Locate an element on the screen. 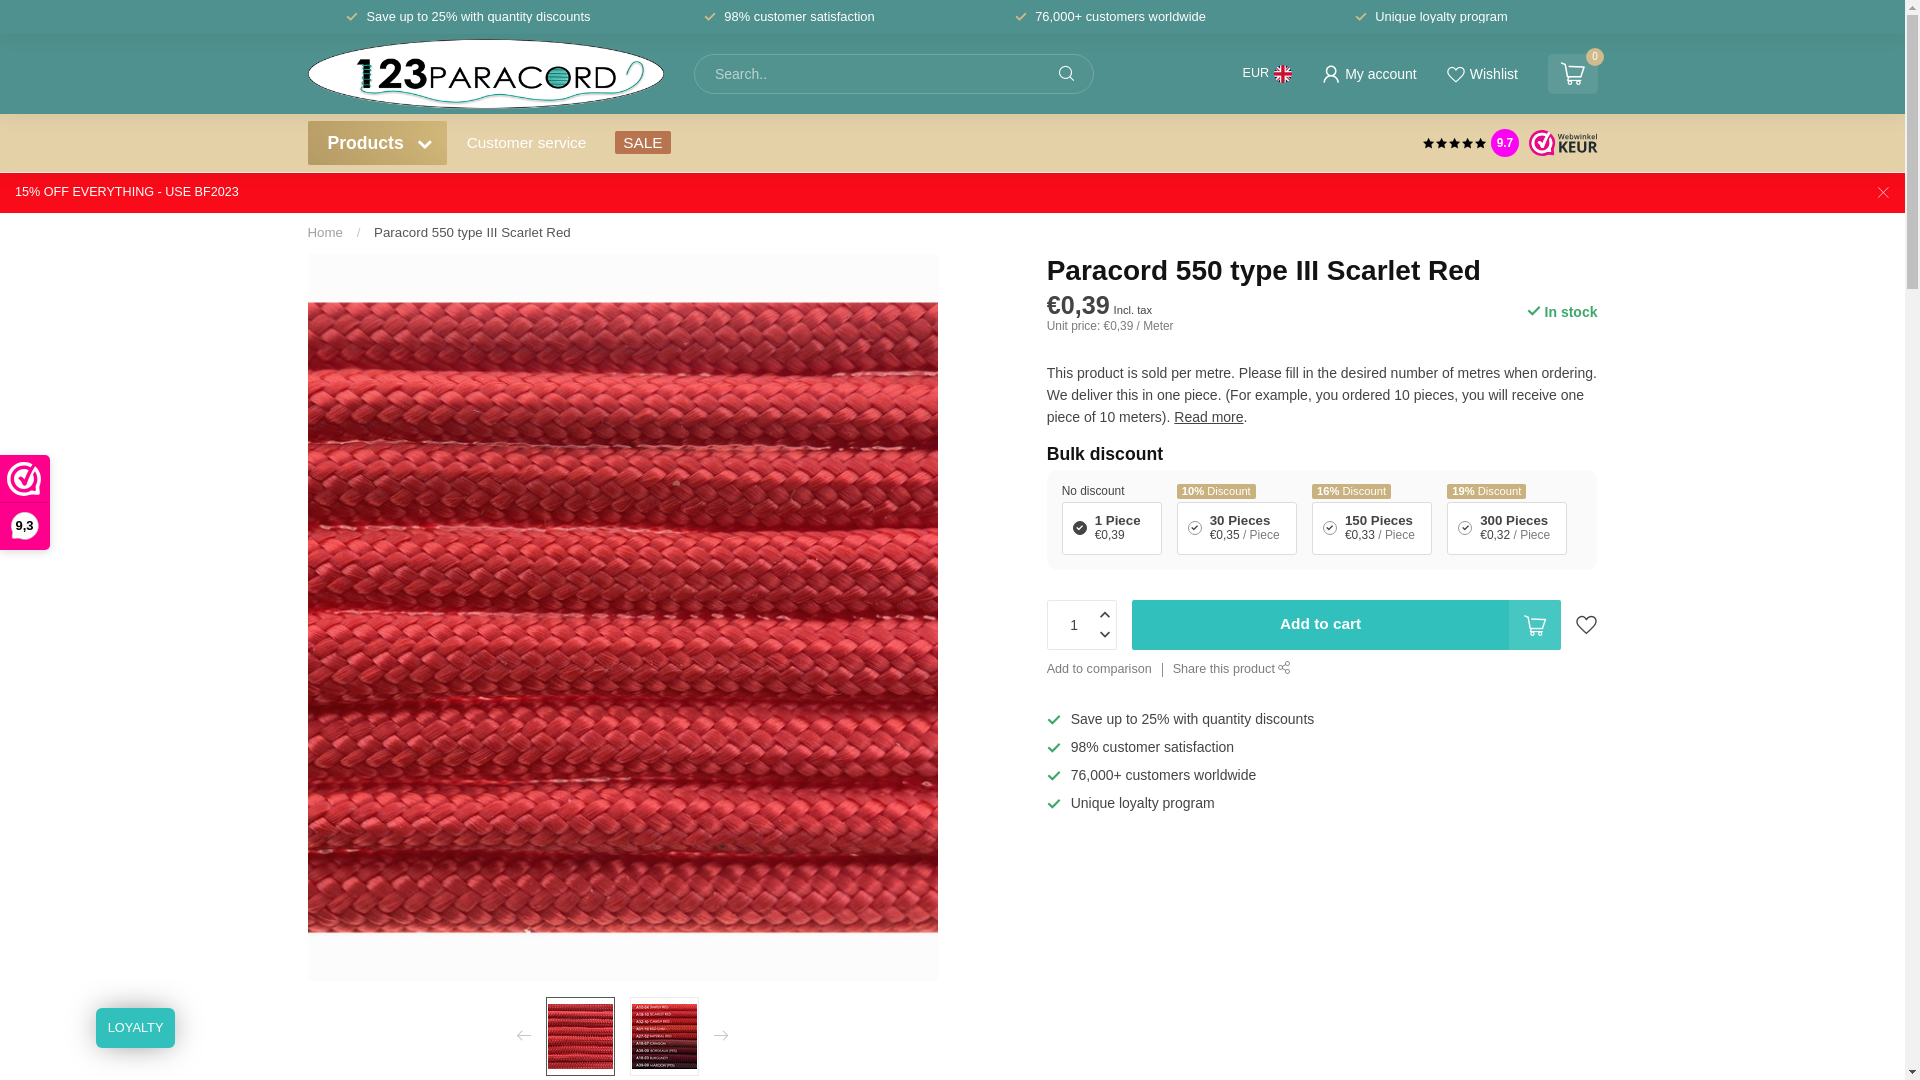 The image size is (1920, 1080). 'Add to cart' is located at coordinates (1347, 623).